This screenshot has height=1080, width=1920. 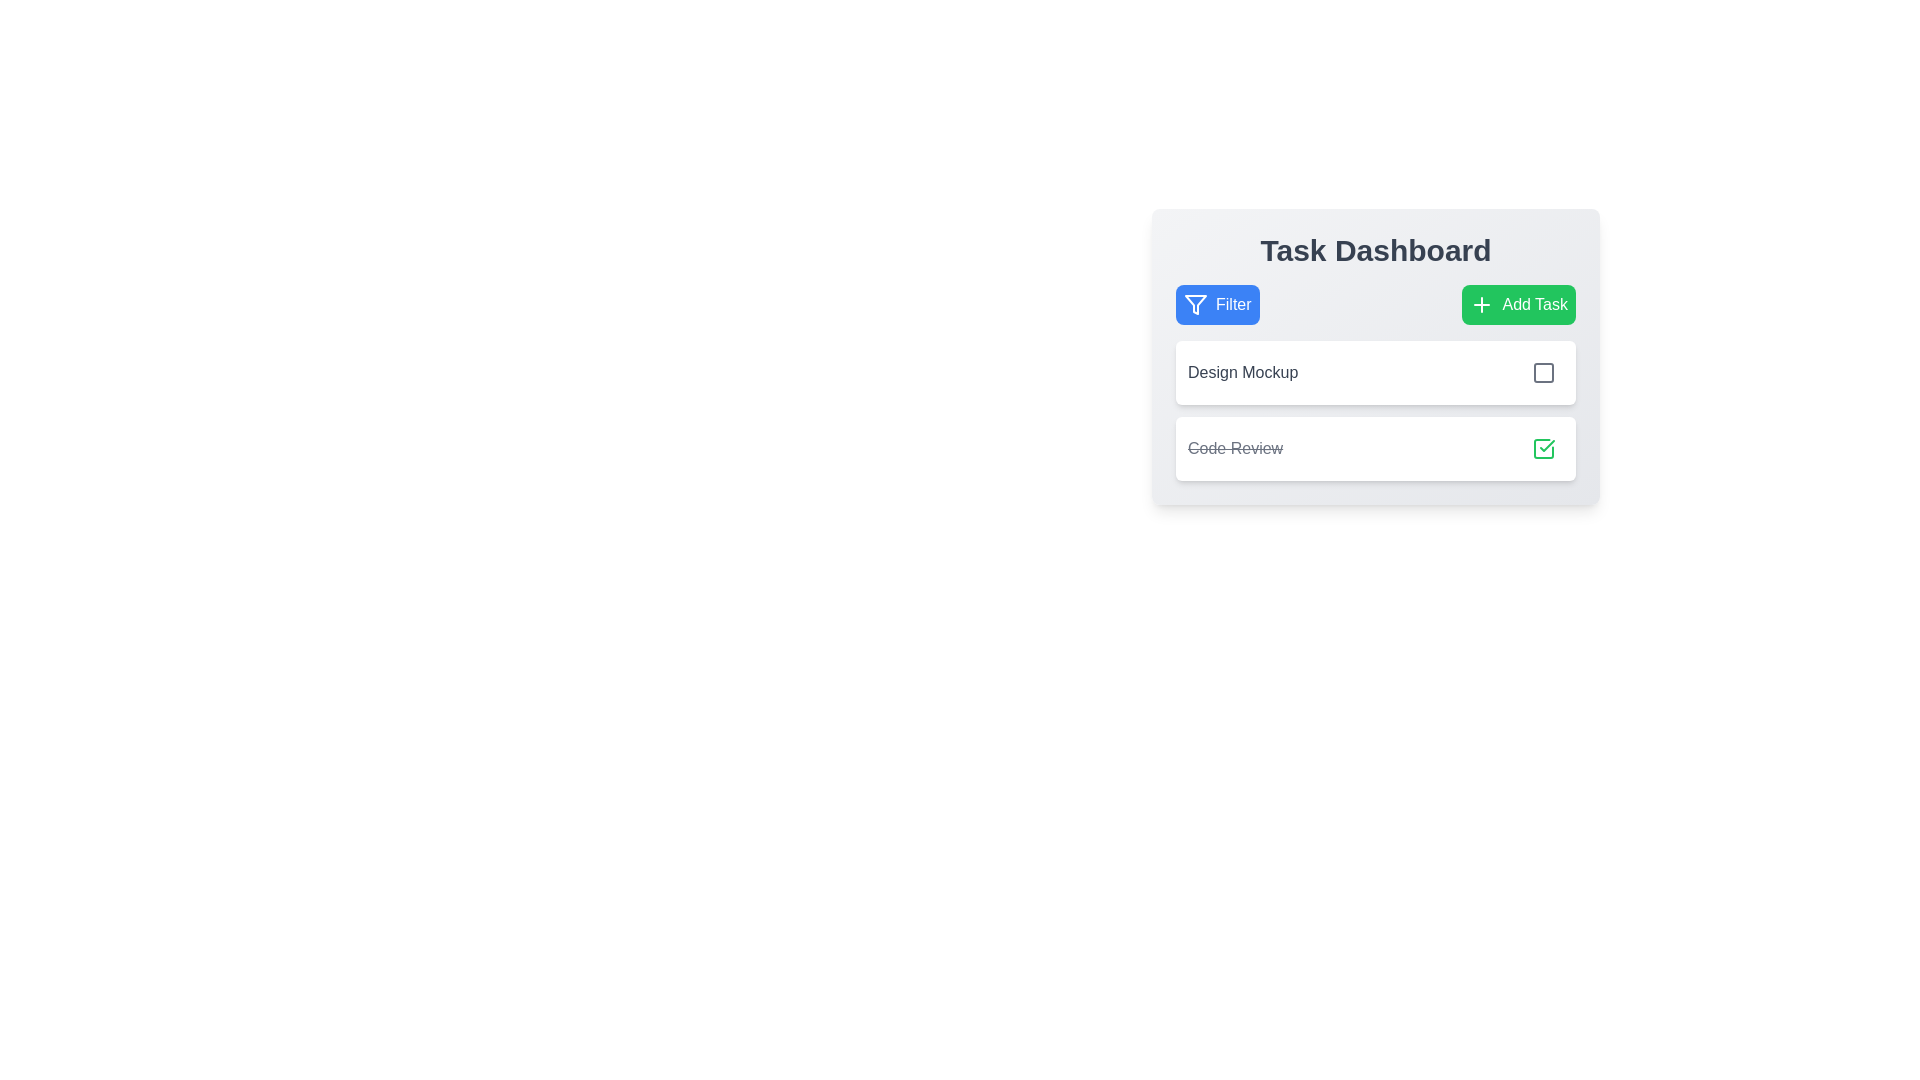 What do you see at coordinates (1195, 304) in the screenshot?
I see `the filtering icon located within the 'Filter' button at the top-left corner of the task dashboard` at bounding box center [1195, 304].